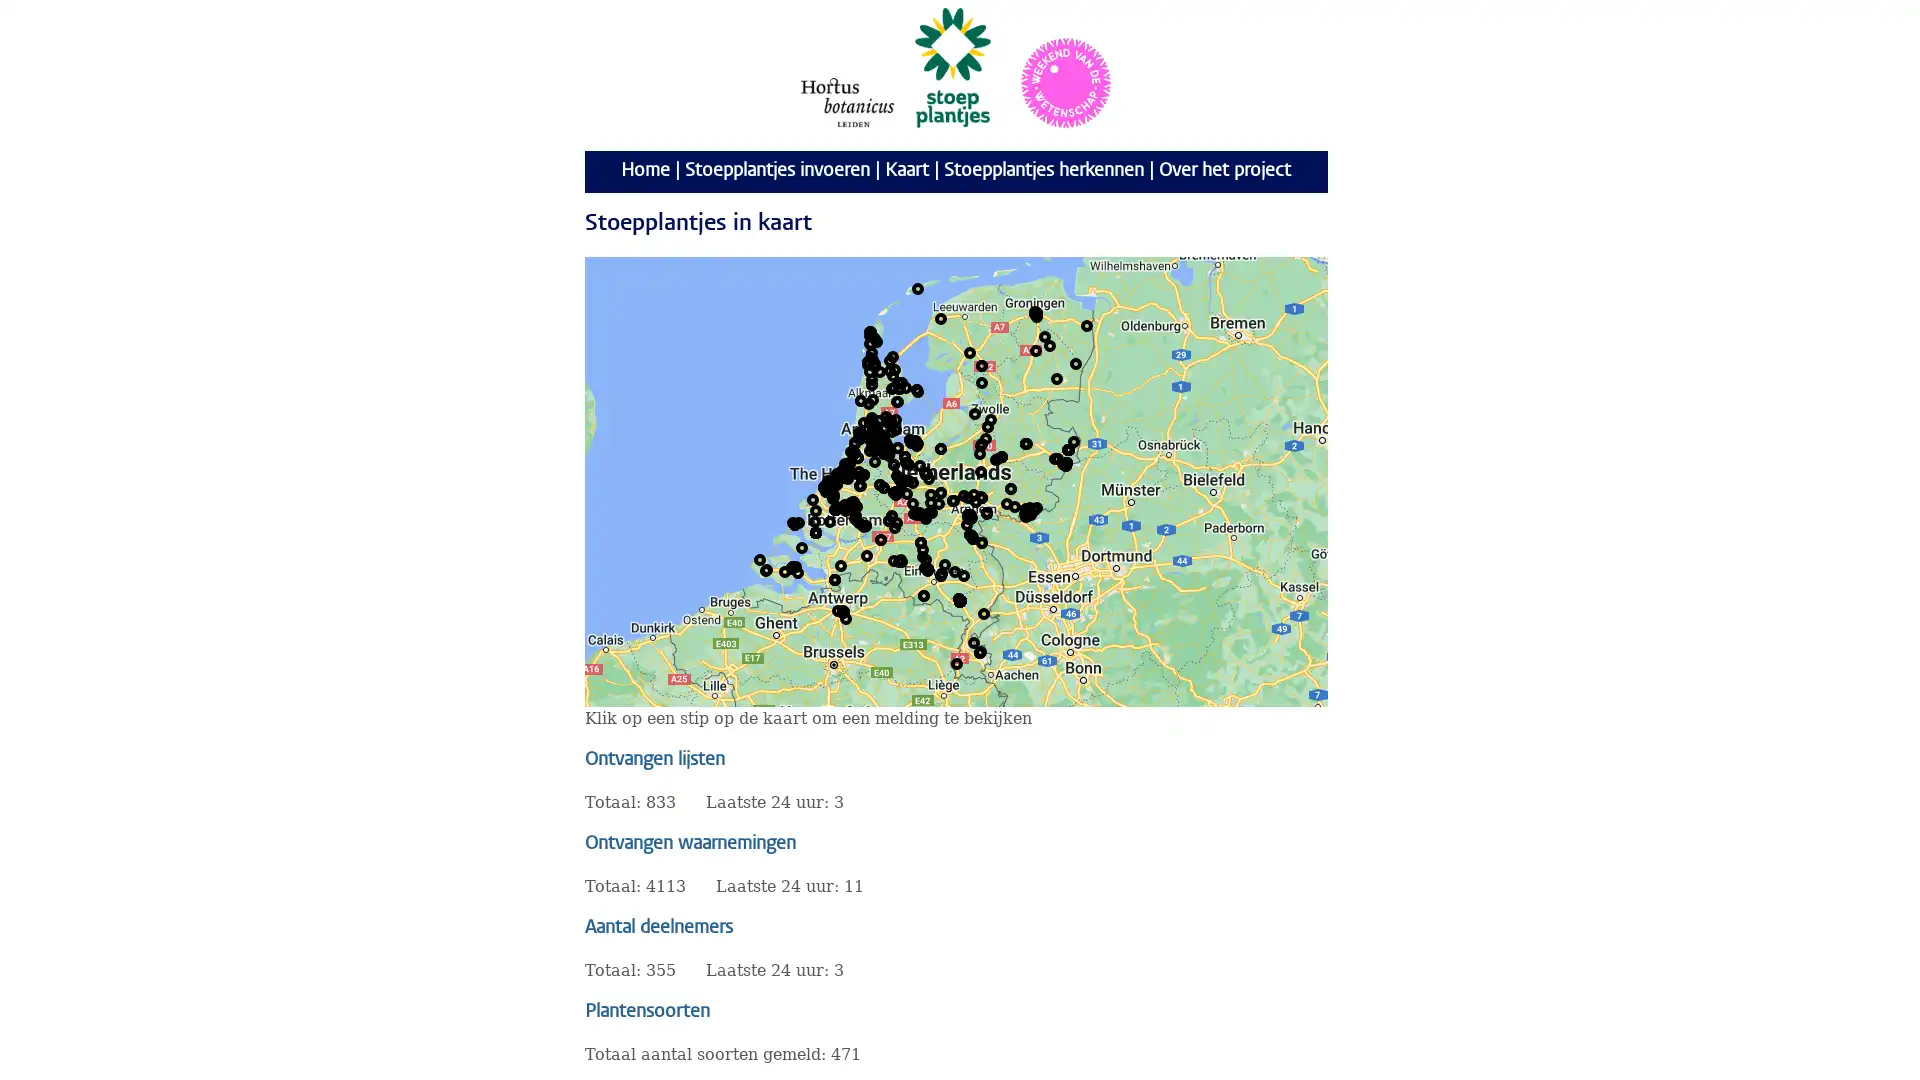  Describe the element at coordinates (880, 437) in the screenshot. I see `Telling van op 07 maart 2022` at that location.